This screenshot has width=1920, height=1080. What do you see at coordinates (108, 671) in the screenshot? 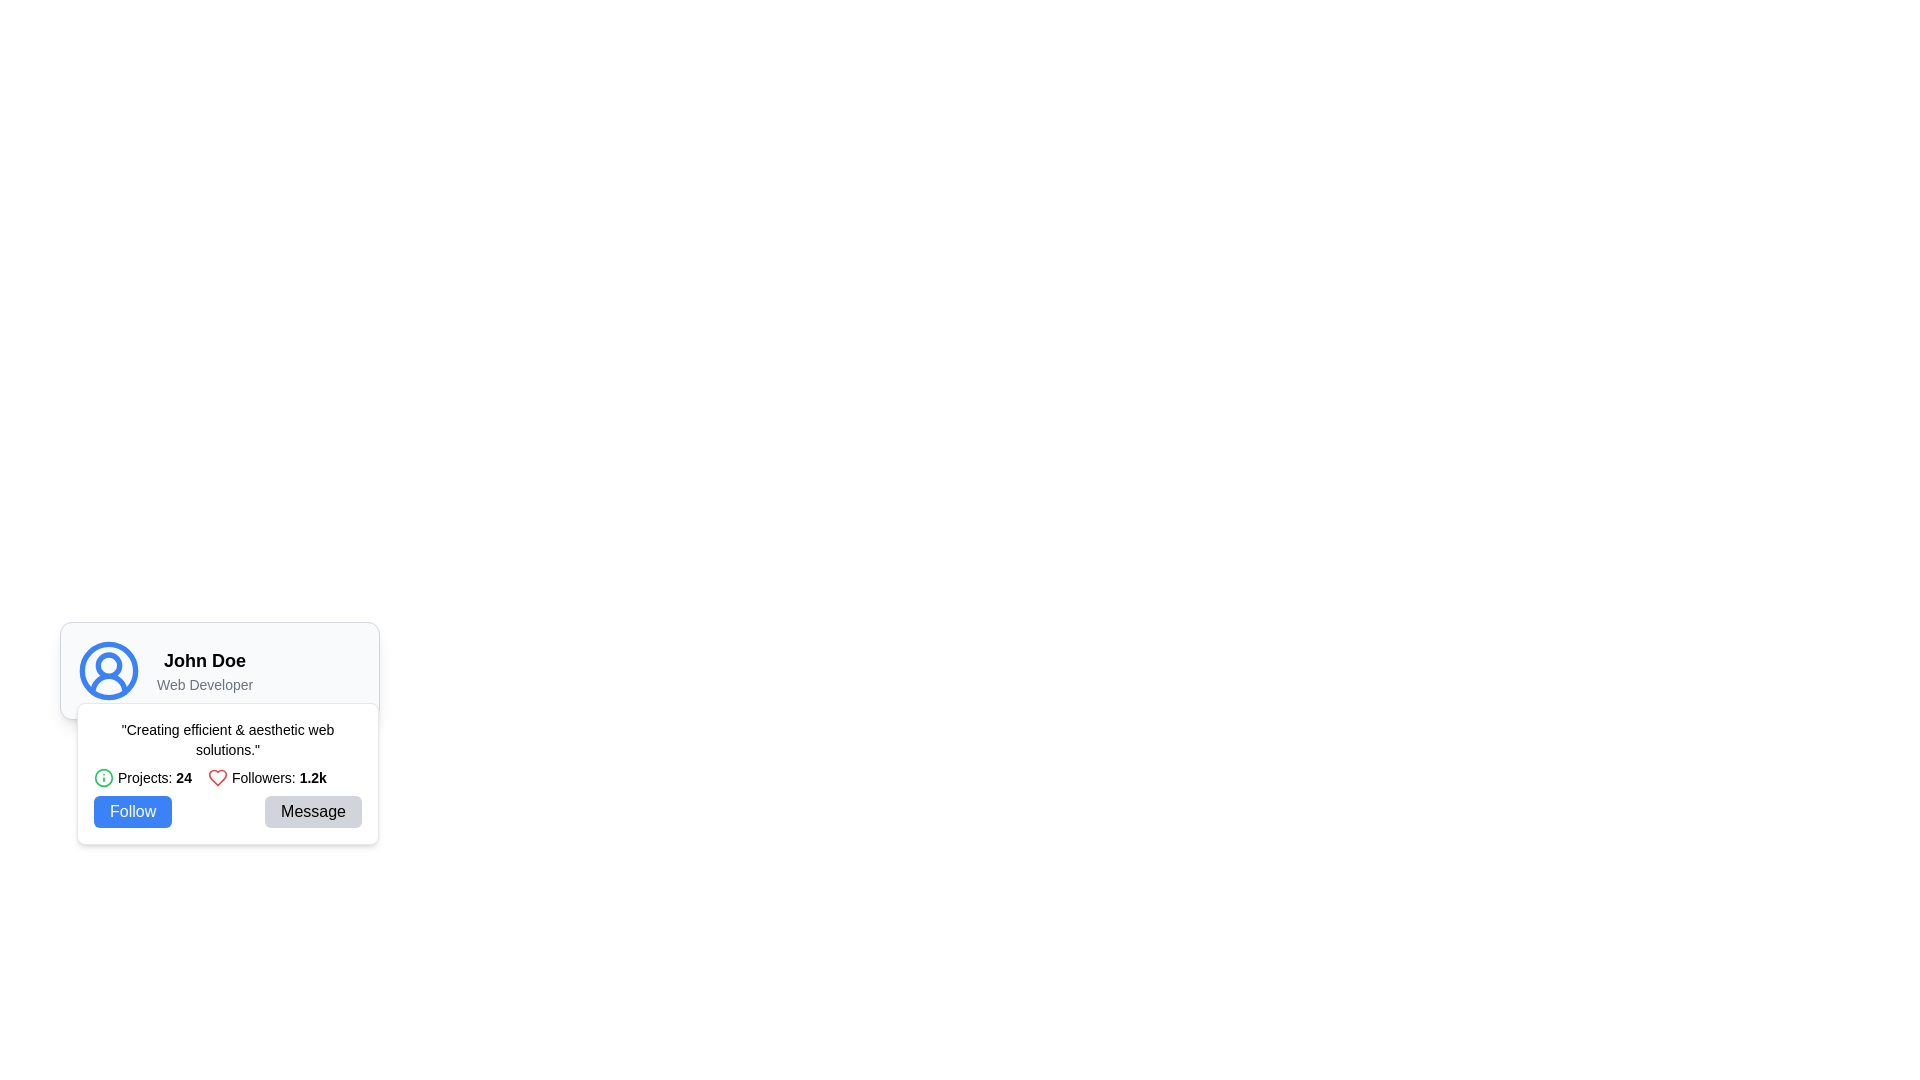
I see `the user profile icon located at the top-left corner of the card component, adjacent to the user's name 'John Doe' and title 'Web Developer', for accessibility purposes` at bounding box center [108, 671].